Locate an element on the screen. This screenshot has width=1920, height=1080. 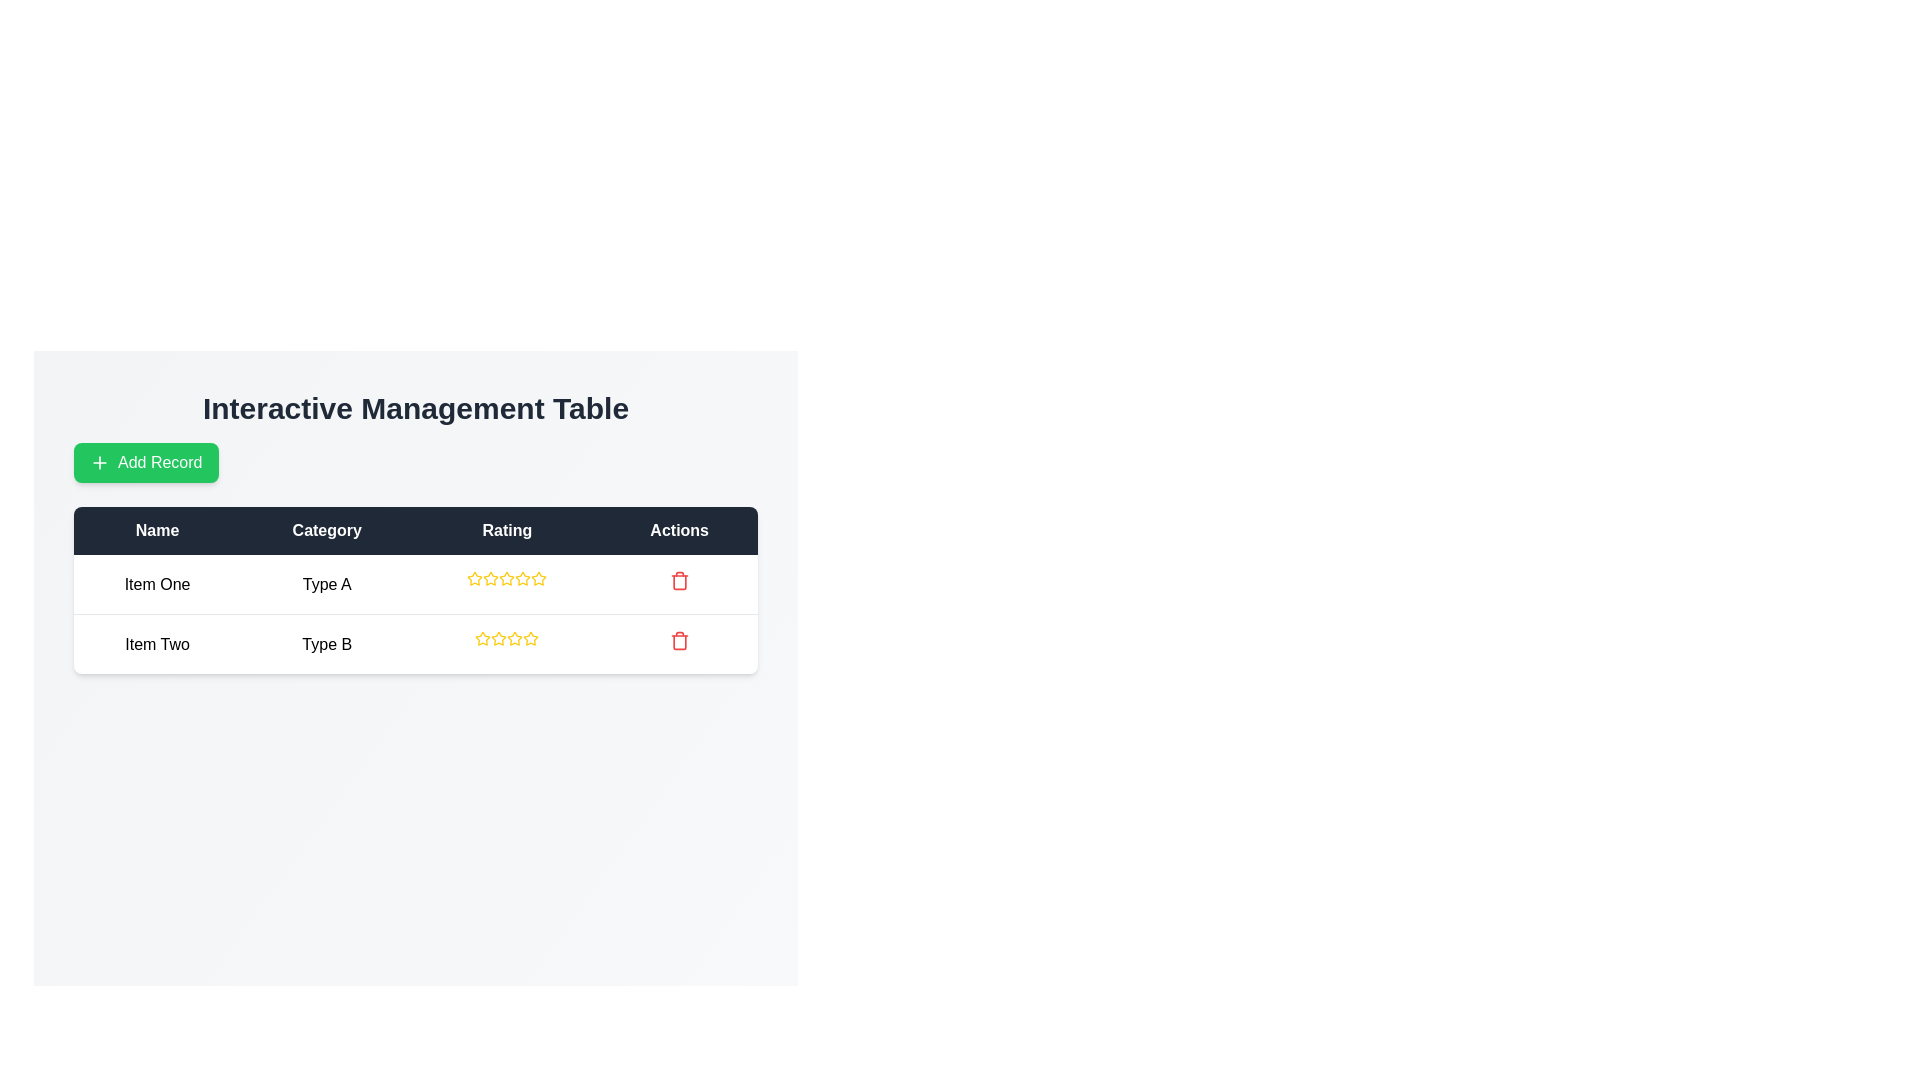
the first yellow star icon in the rating system, located under the 'Rating' column of 'Item One' is located at coordinates (474, 578).